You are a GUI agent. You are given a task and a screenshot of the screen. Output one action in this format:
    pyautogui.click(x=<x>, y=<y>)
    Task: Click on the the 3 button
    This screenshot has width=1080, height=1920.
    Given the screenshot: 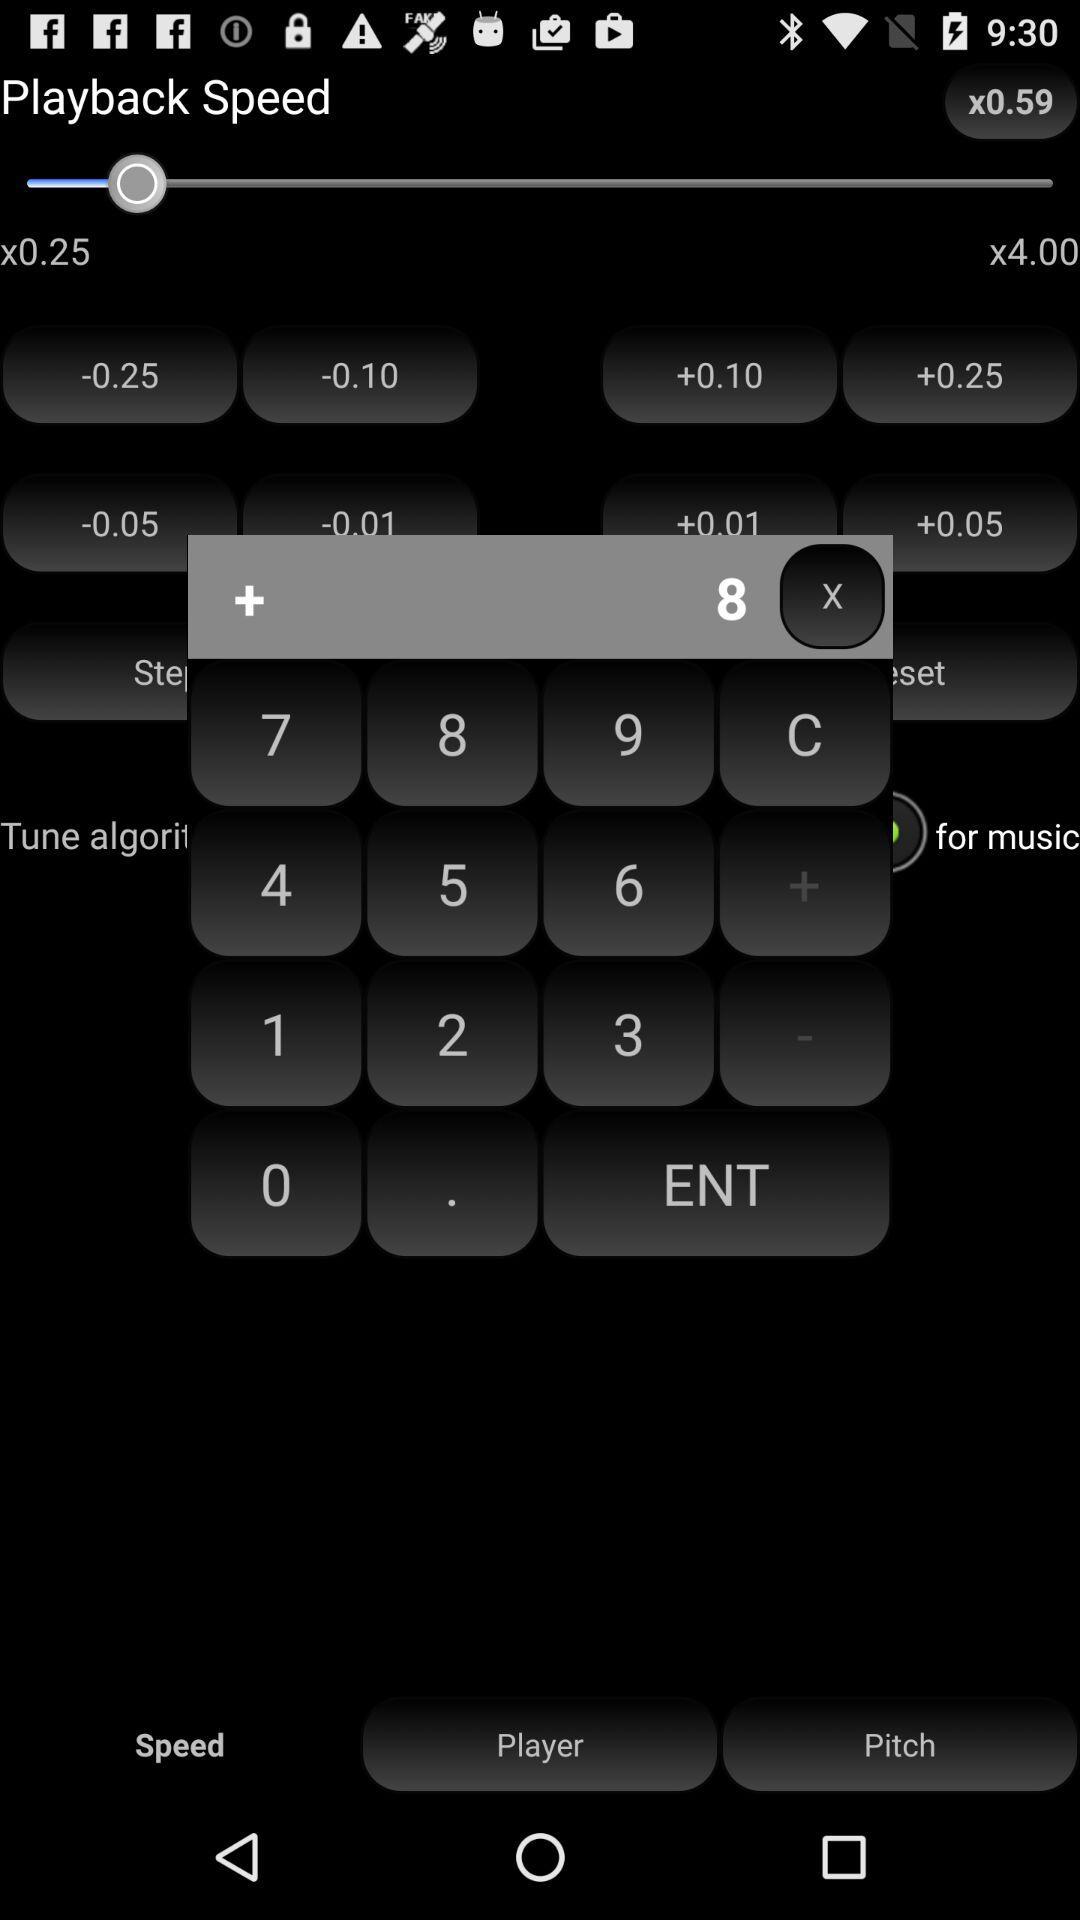 What is the action you would take?
    pyautogui.click(x=627, y=1033)
    